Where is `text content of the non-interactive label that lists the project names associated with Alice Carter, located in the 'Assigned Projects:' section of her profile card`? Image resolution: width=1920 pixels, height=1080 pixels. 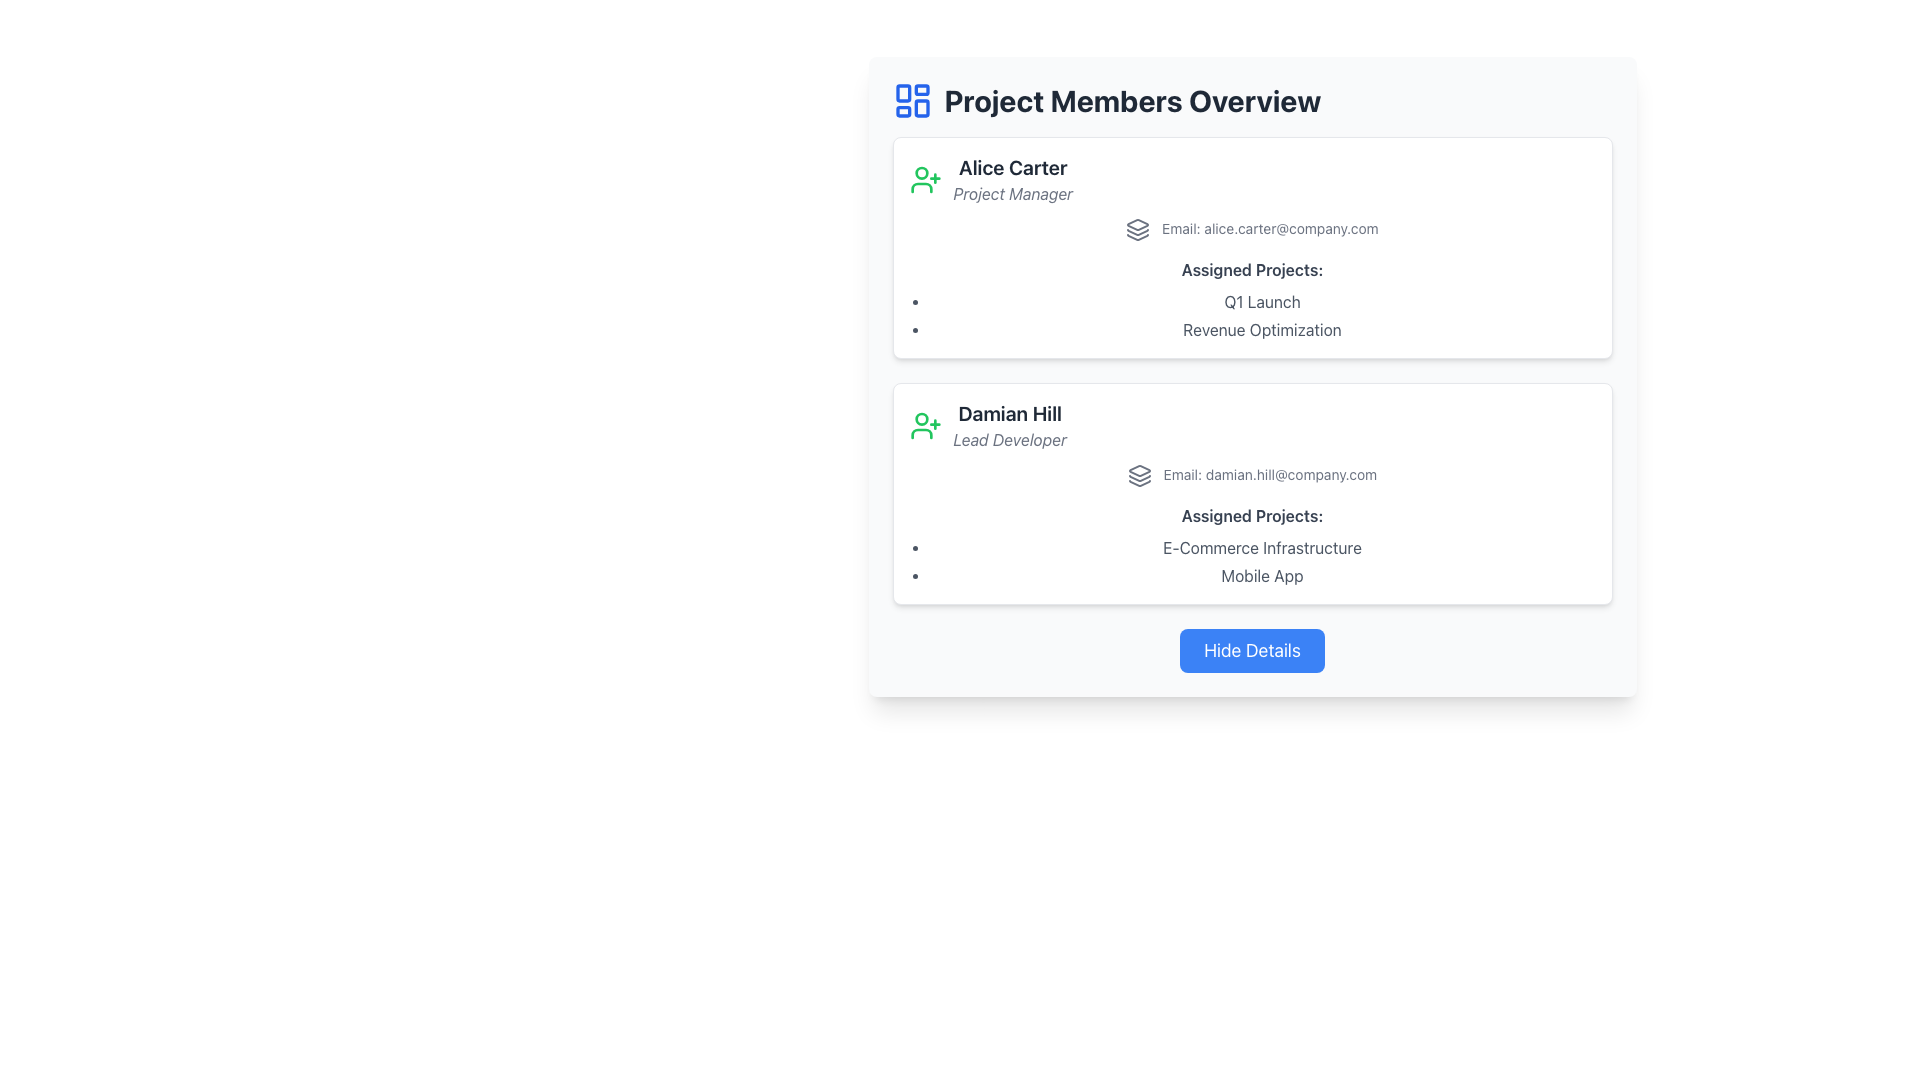 text content of the non-interactive label that lists the project names associated with Alice Carter, located in the 'Assigned Projects:' section of her profile card is located at coordinates (1261, 315).